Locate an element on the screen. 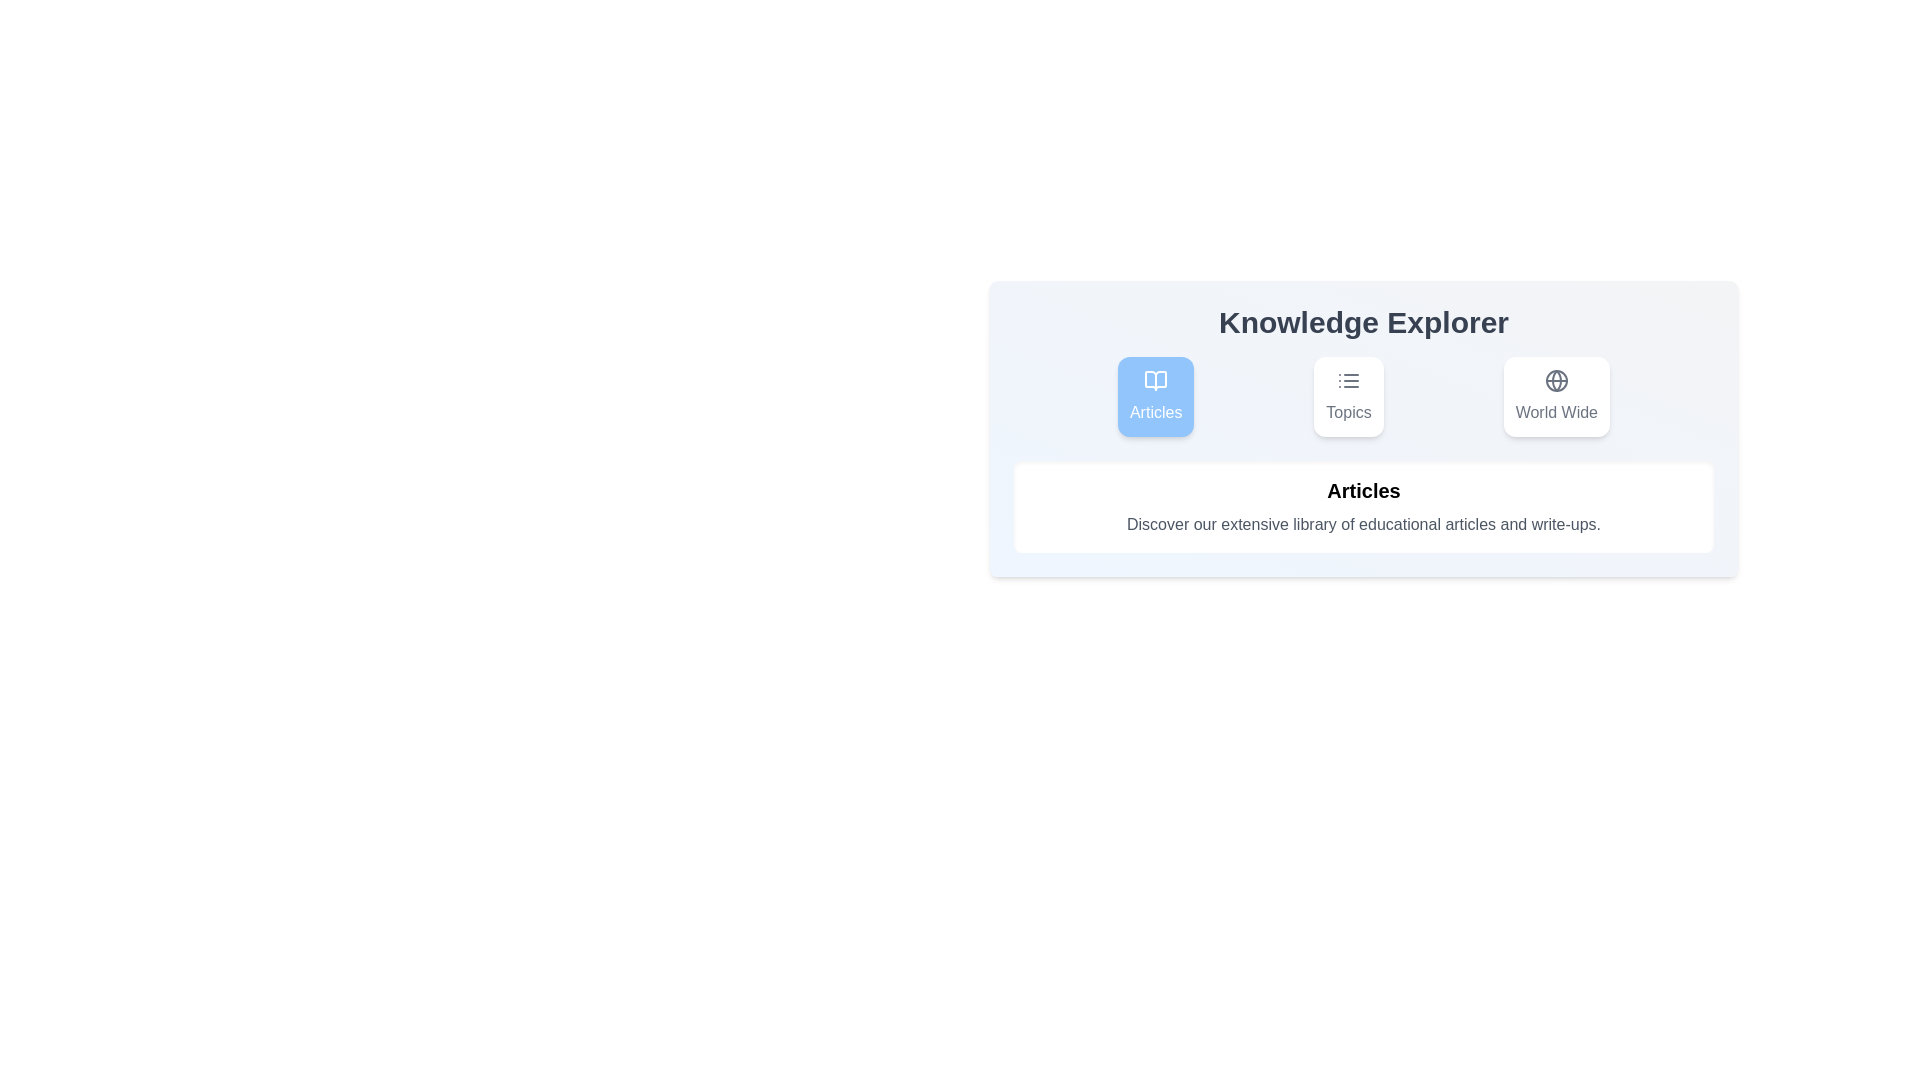 This screenshot has width=1920, height=1080. the tab labeled Articles to observe the hover effect is located at coordinates (1156, 397).